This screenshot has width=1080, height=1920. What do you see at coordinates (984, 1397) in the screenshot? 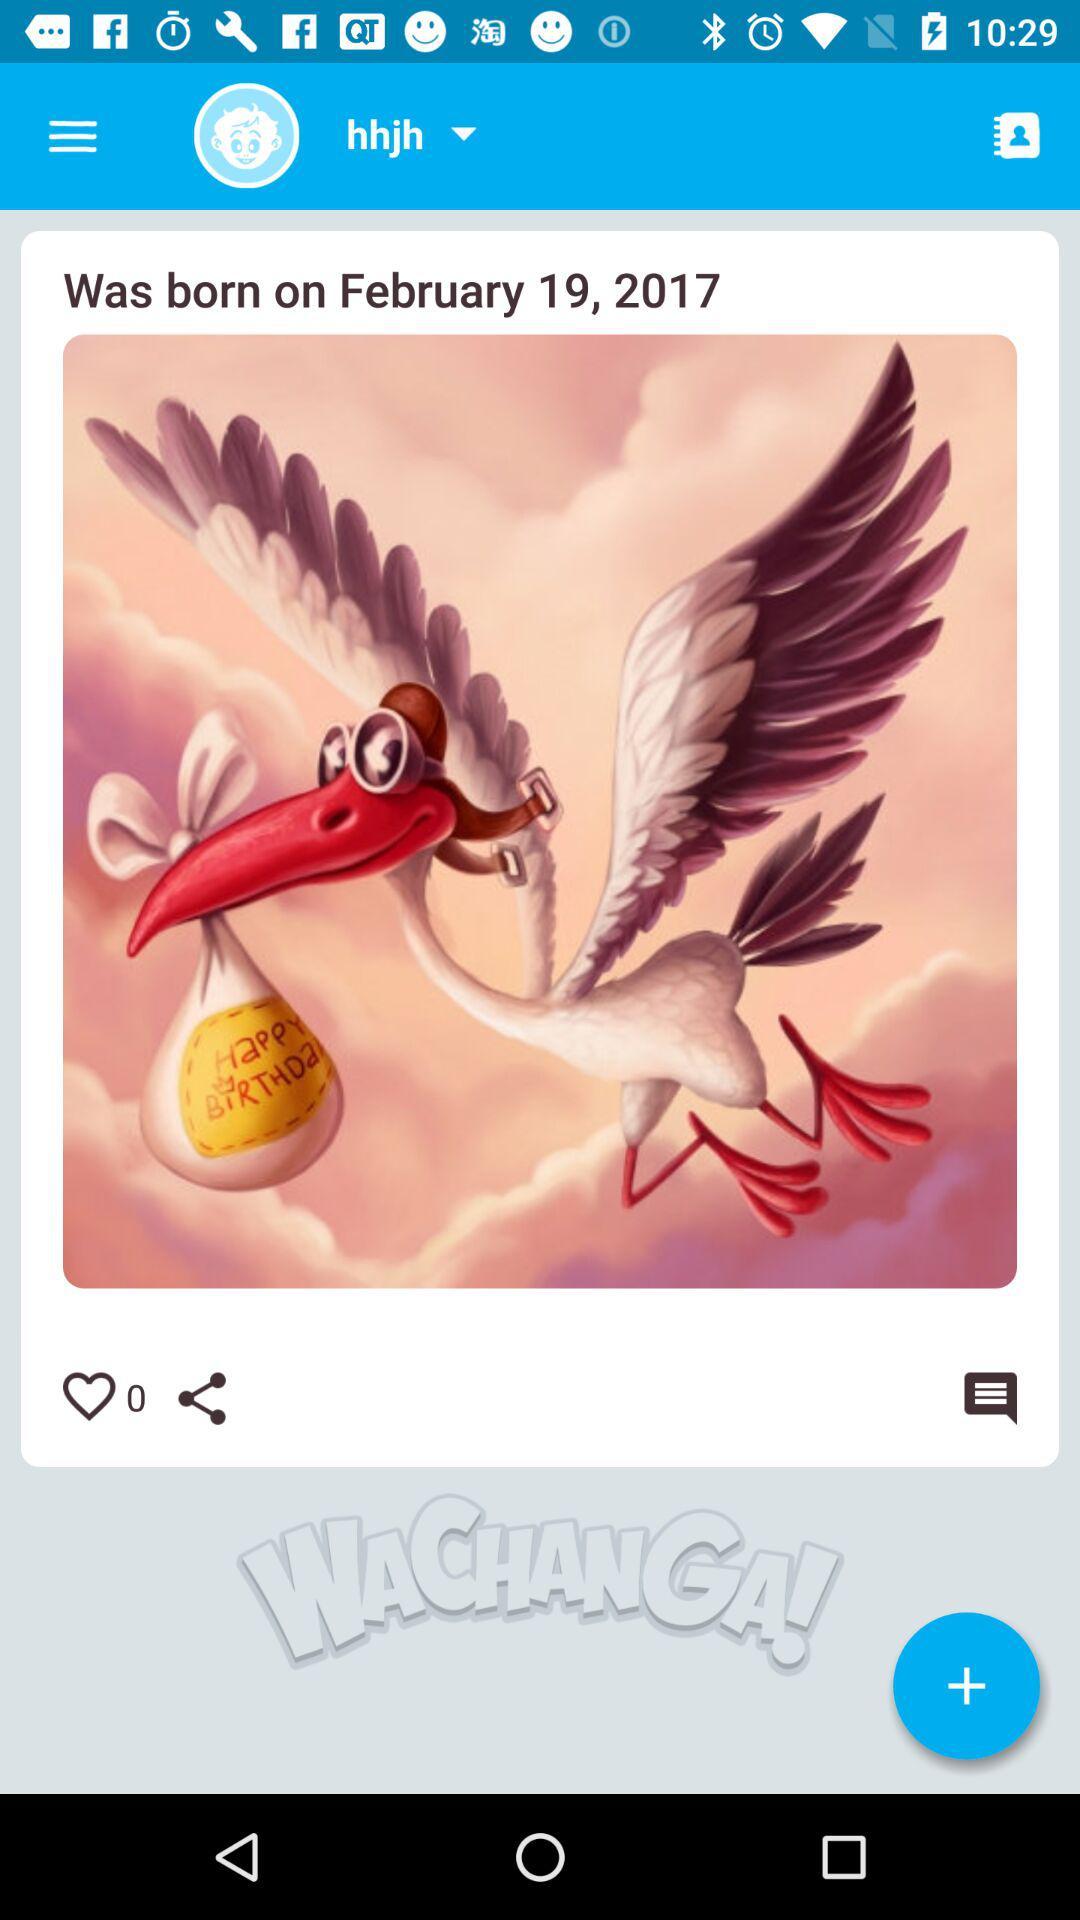
I see `or leave comment` at bounding box center [984, 1397].